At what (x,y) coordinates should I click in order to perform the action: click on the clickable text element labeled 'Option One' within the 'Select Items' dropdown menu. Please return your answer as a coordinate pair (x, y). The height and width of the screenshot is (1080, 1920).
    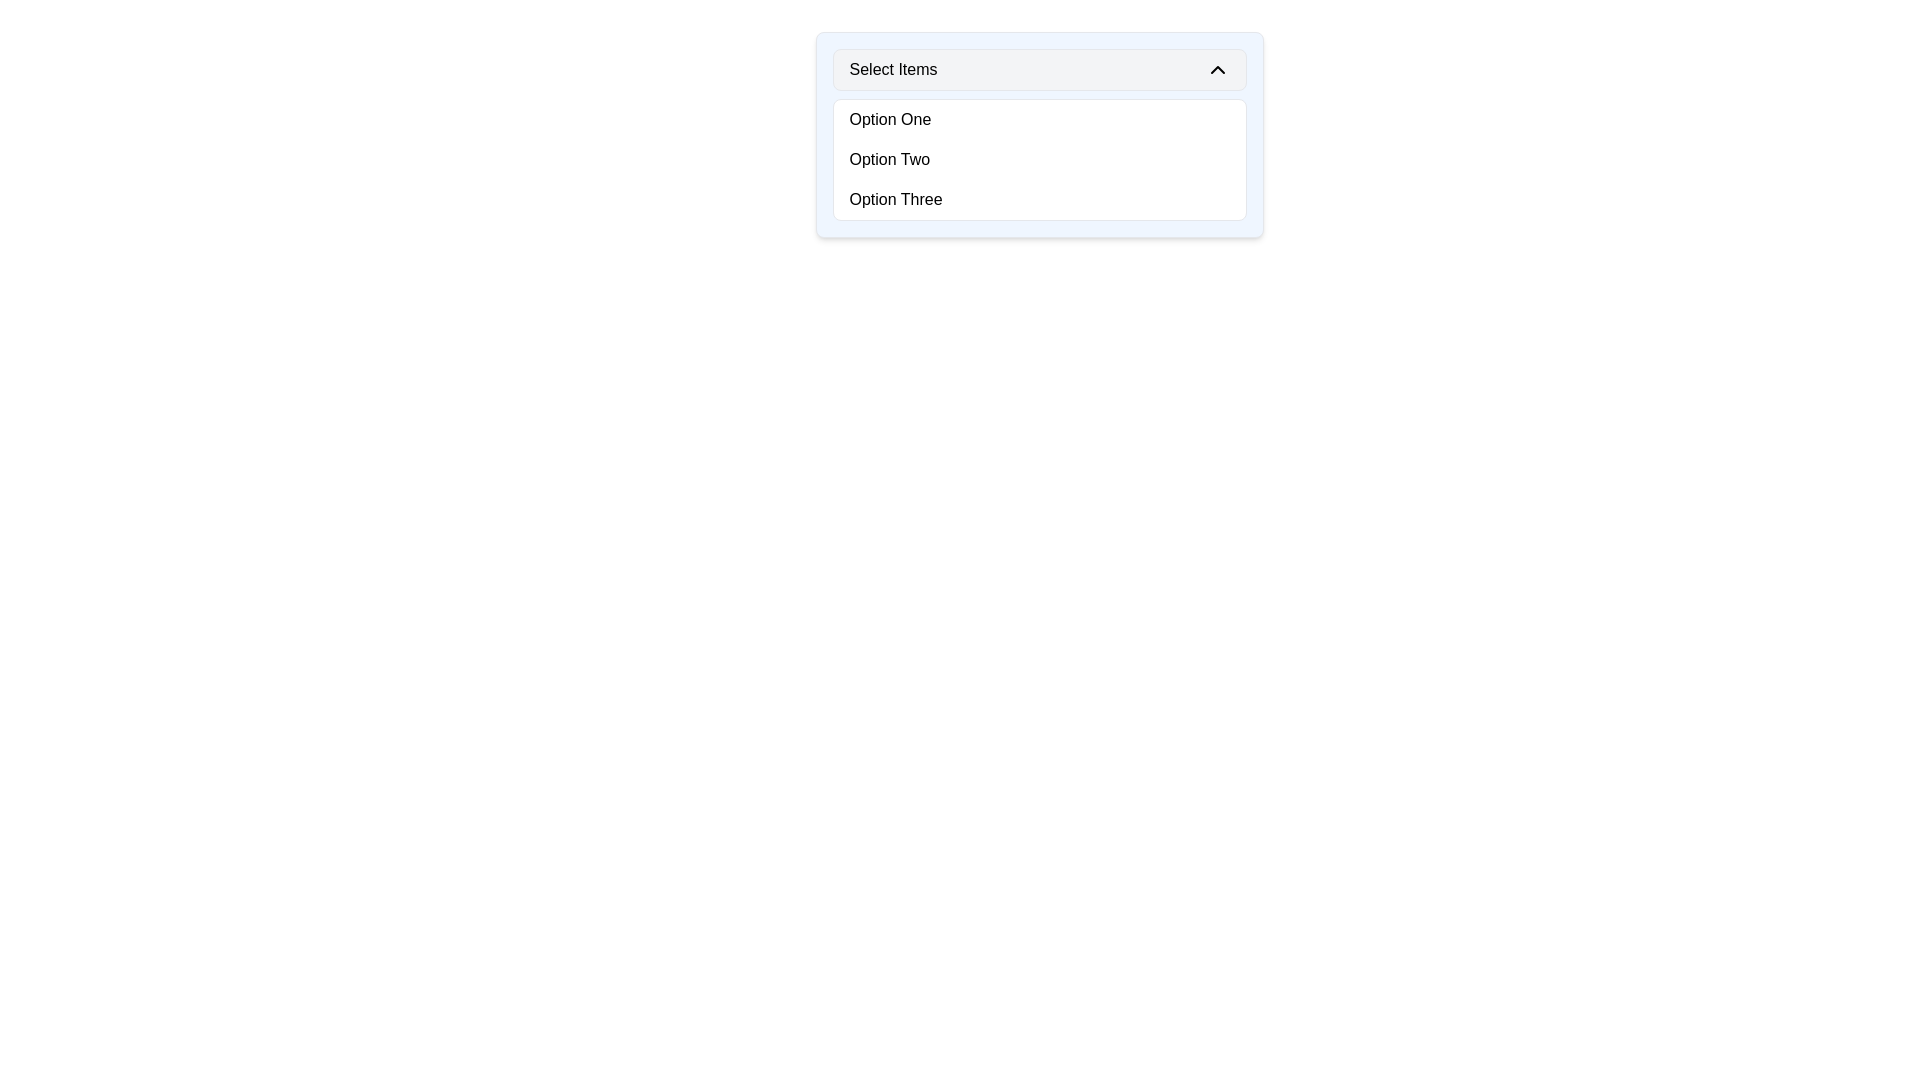
    Looking at the image, I should click on (889, 119).